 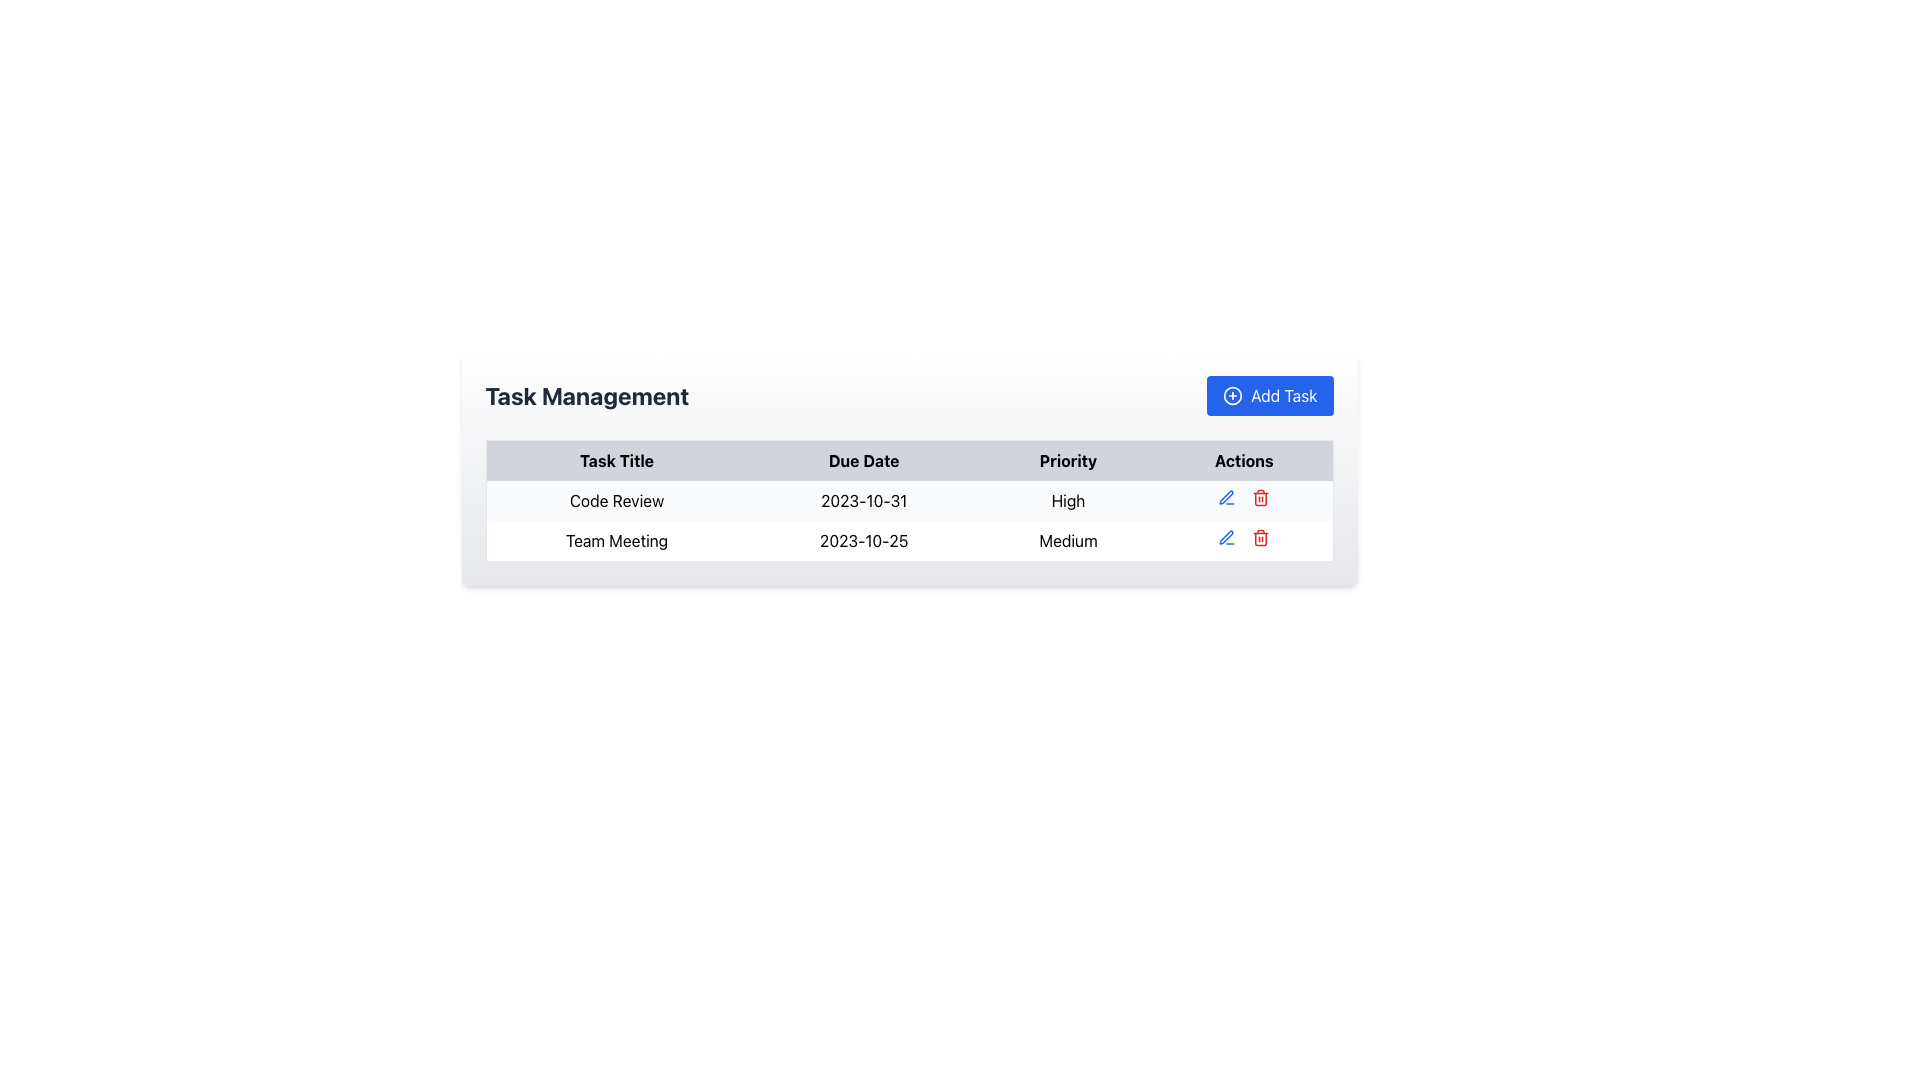 I want to click on the 'Medium' text label located in the 'Priority' column of the second row in the 'Task Management' table, which is centrally aligned and styled in a clean, black font, so click(x=1067, y=541).